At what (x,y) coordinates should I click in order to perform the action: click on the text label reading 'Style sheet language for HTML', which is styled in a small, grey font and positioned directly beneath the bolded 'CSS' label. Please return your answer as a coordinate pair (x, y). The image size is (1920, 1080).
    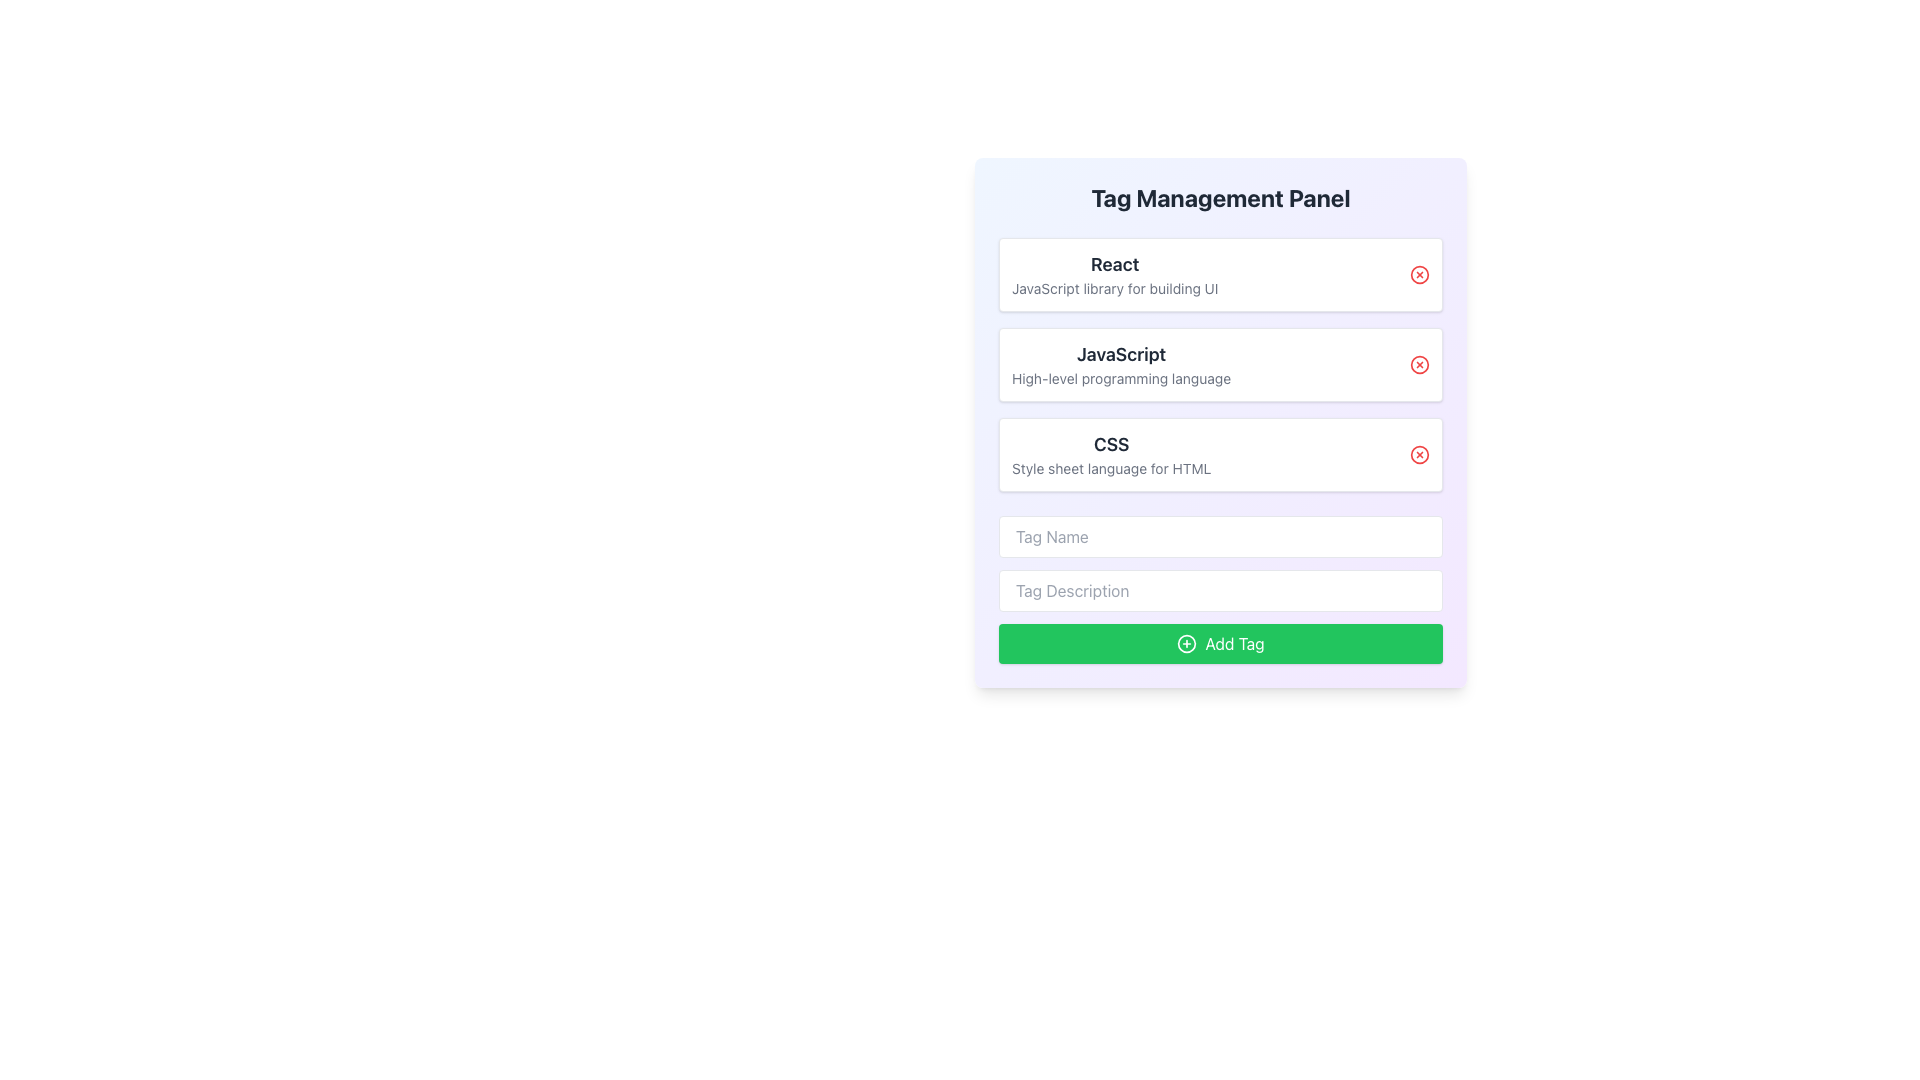
    Looking at the image, I should click on (1110, 469).